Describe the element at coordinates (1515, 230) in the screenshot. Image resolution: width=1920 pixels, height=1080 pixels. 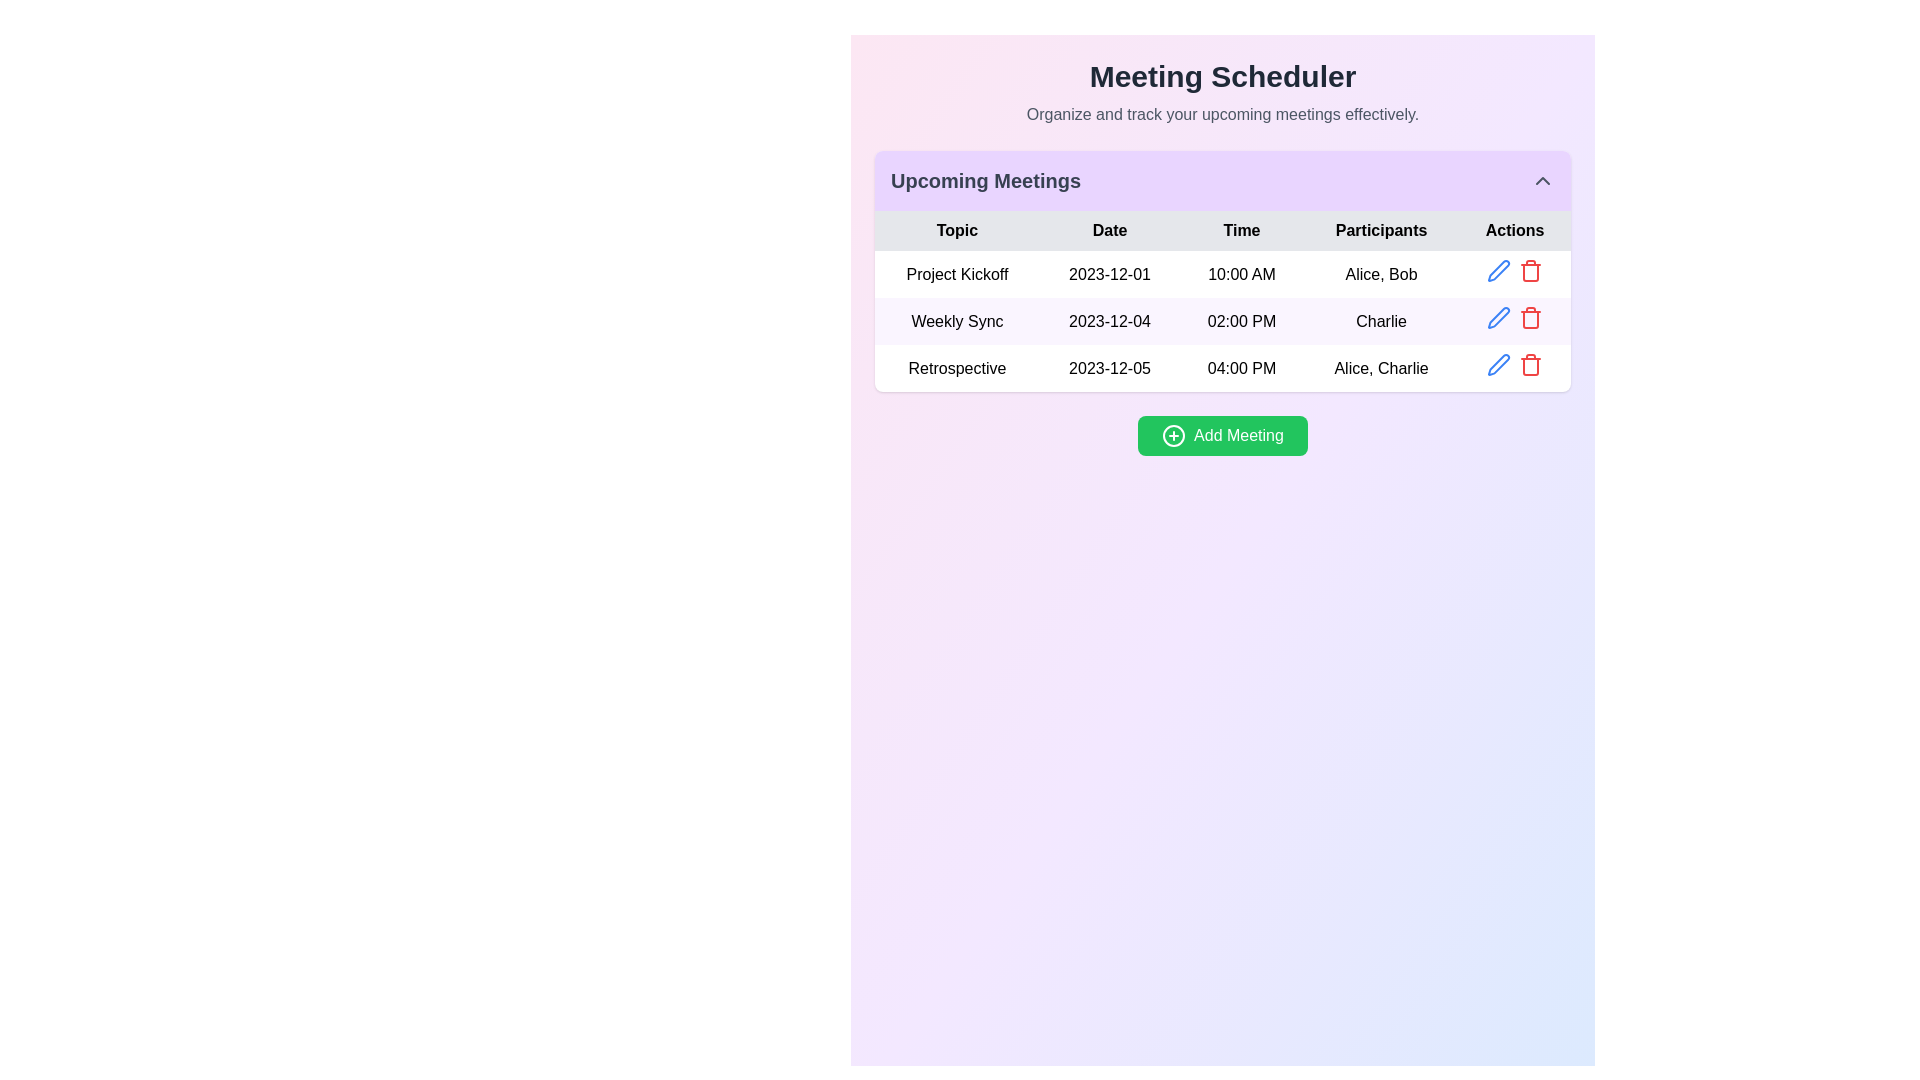
I see `the text label displaying 'Actions' in bold black font, located in the rightmost position of the header row in the table layout` at that location.